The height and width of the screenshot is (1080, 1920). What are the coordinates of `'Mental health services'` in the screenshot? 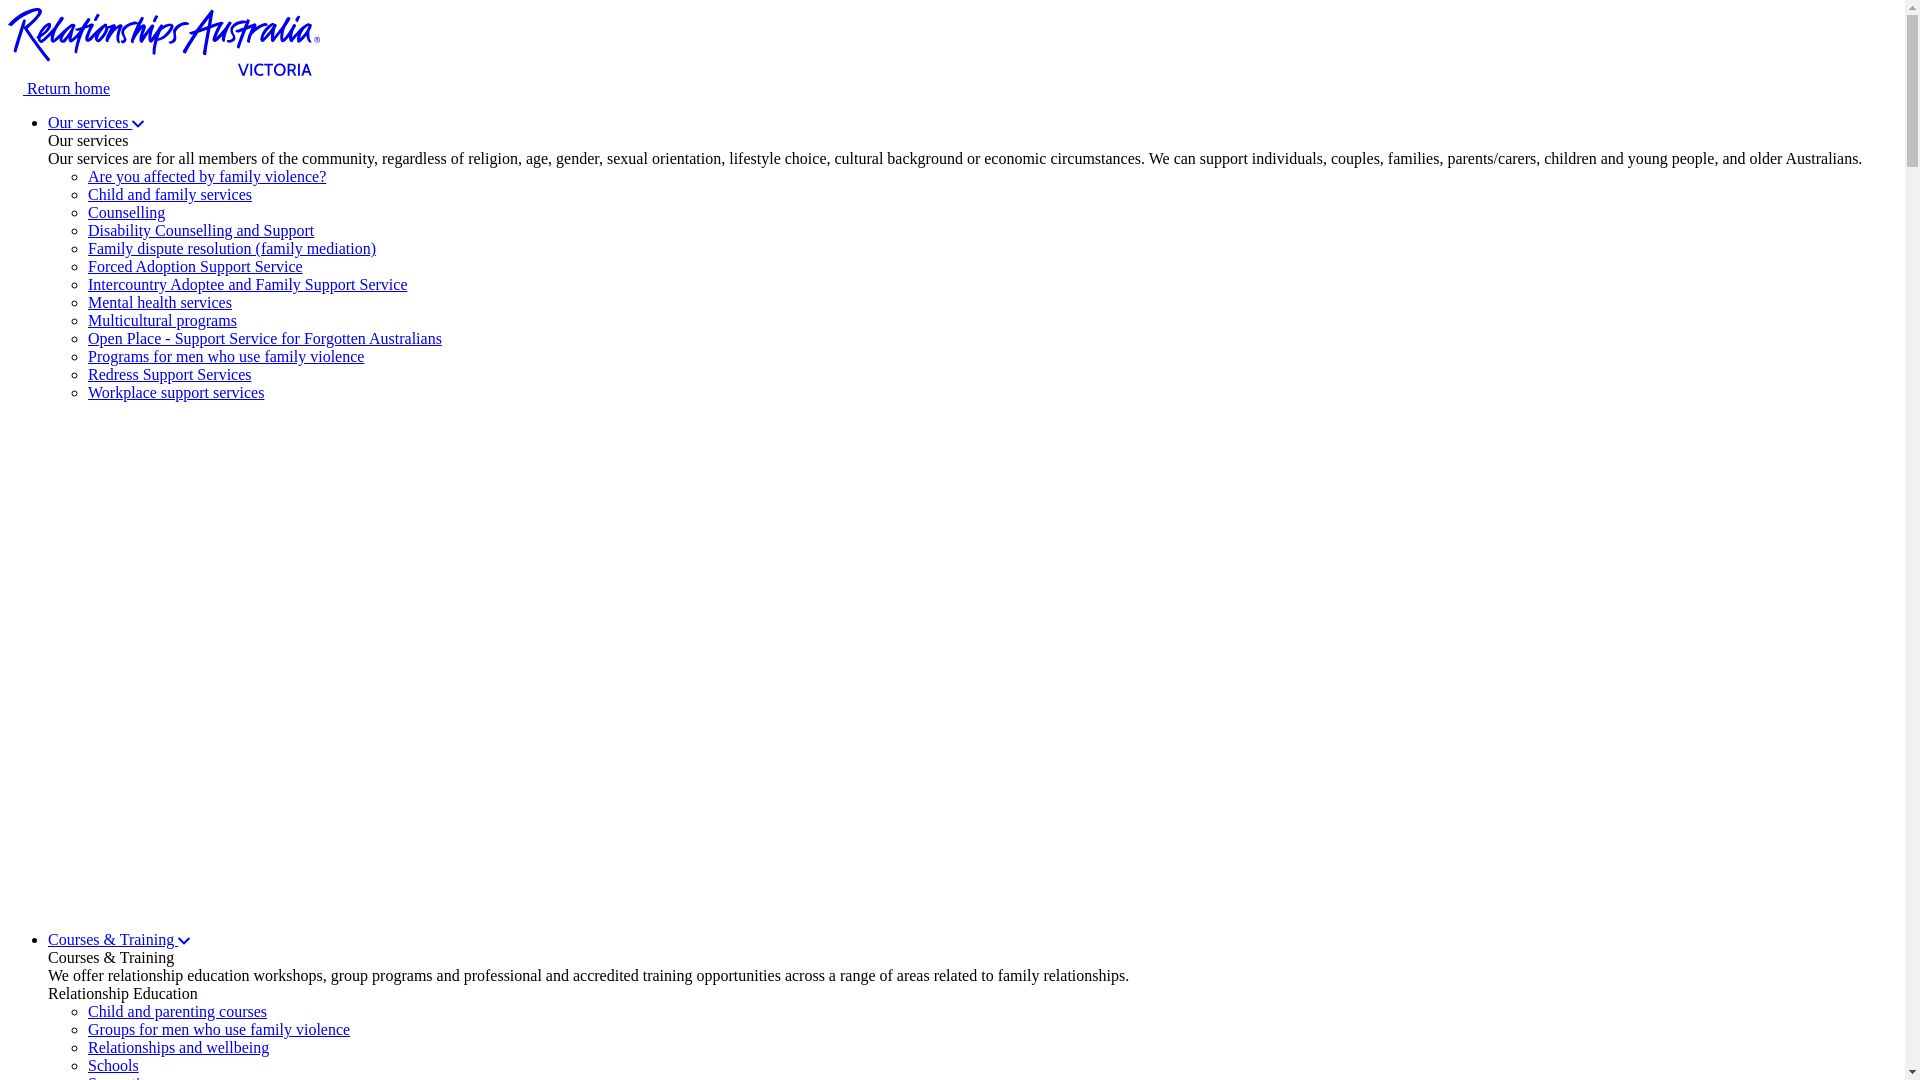 It's located at (158, 302).